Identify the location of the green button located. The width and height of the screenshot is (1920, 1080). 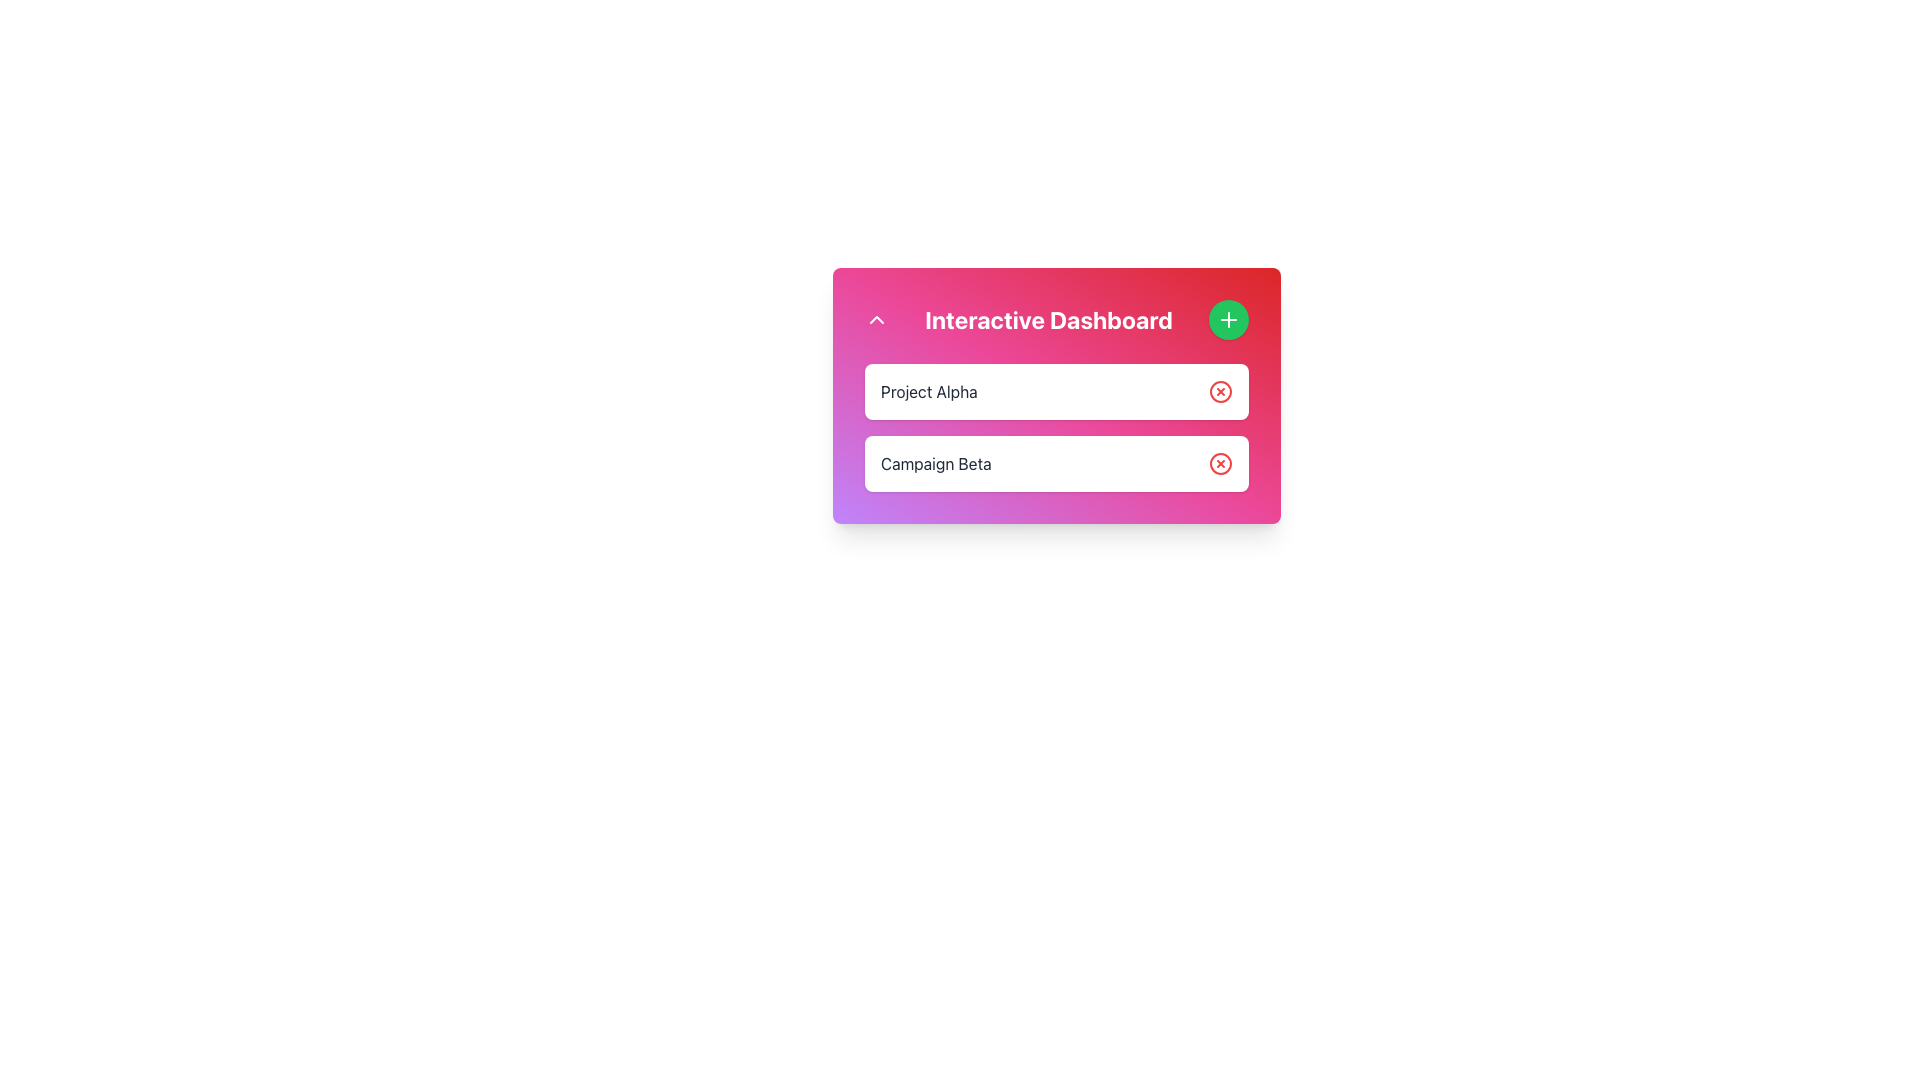
(1227, 319).